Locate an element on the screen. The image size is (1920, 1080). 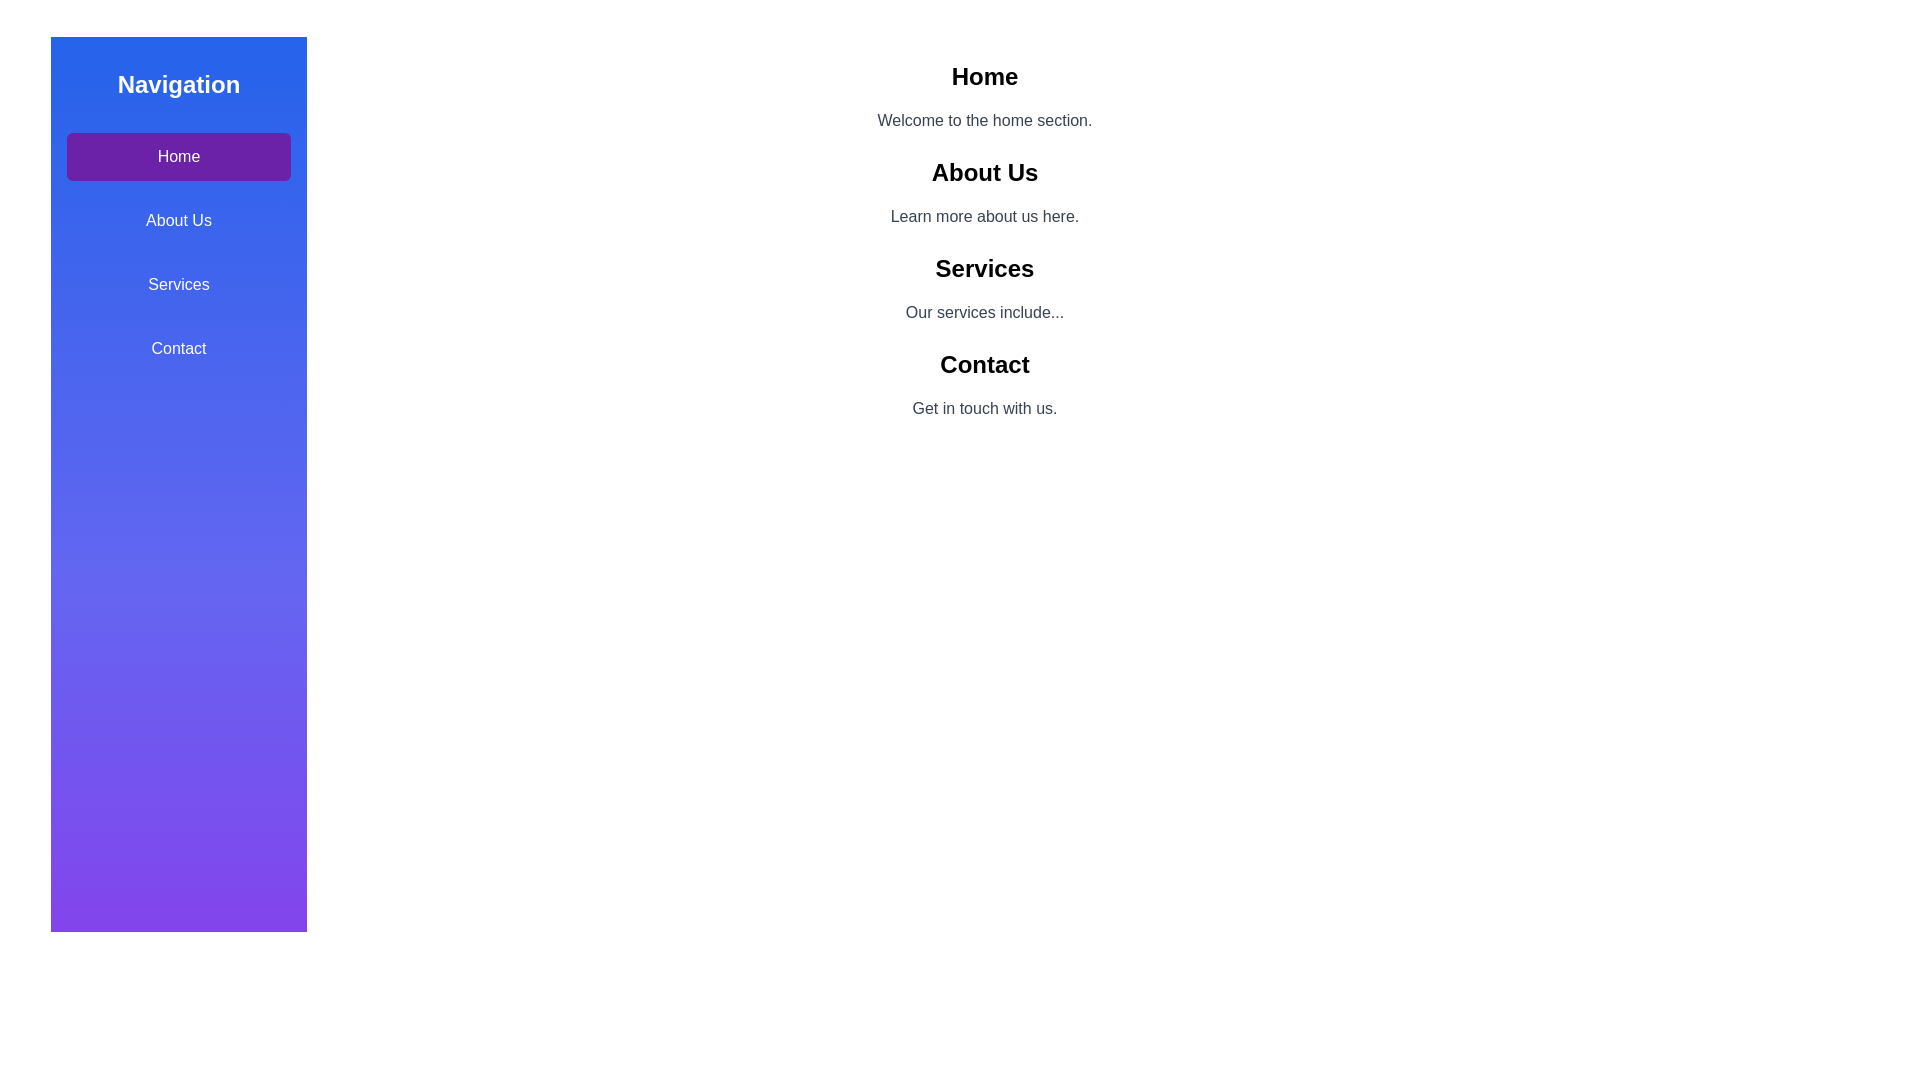
the title or heading text element located at the top of the sidebar, which helps users identify the section's purpose is located at coordinates (178, 83).